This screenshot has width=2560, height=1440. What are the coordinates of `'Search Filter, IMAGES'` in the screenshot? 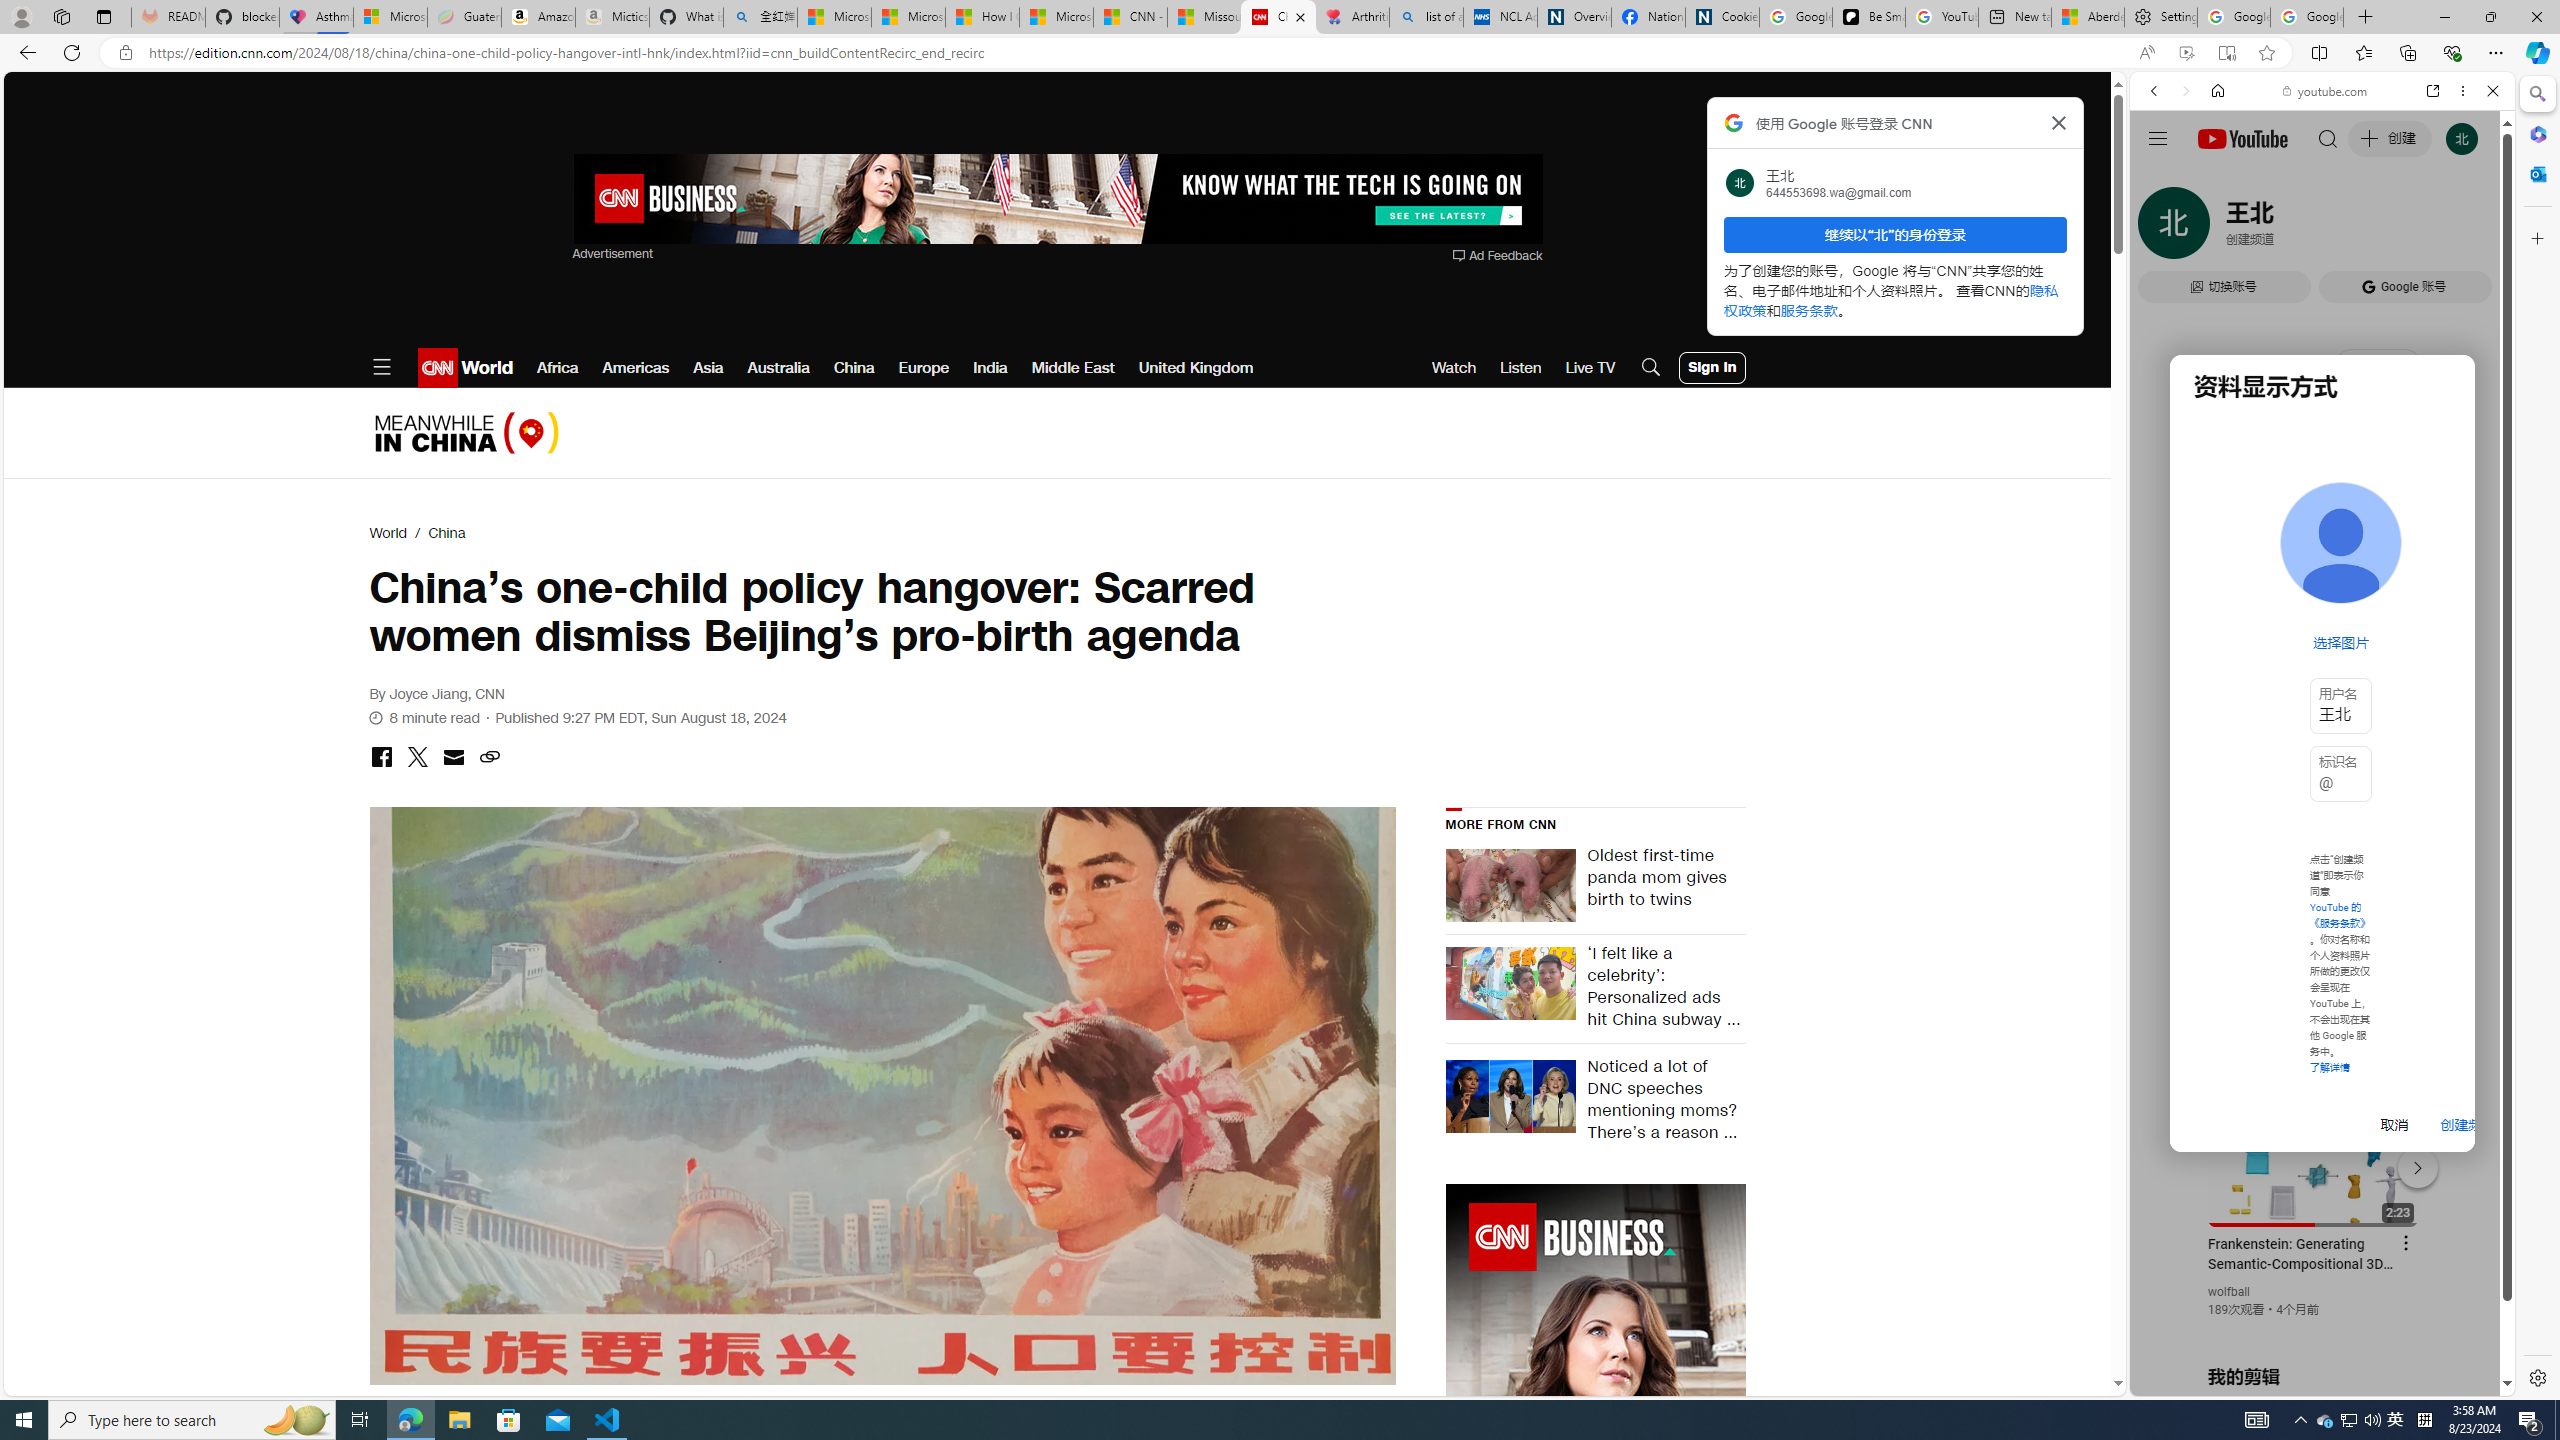 It's located at (2219, 227).